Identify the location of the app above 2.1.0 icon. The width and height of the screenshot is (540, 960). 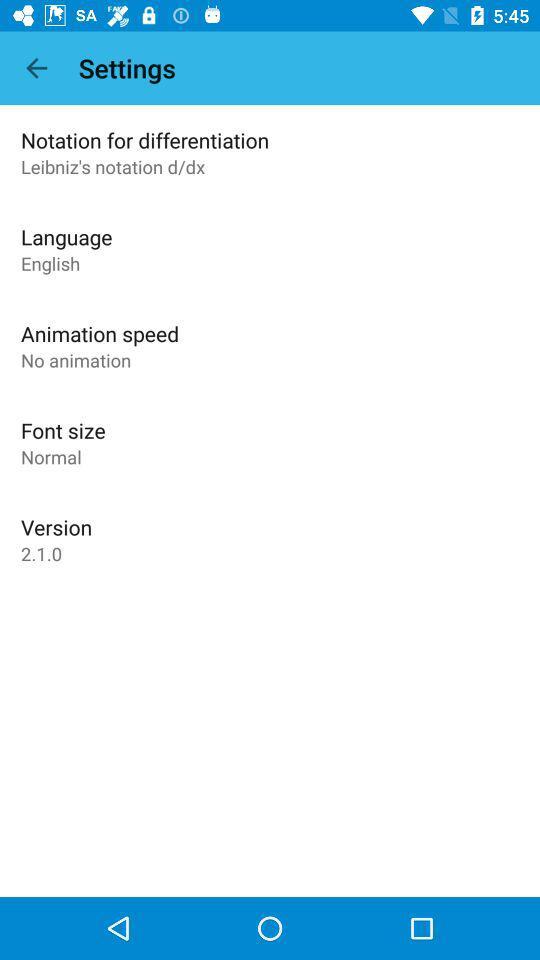
(56, 526).